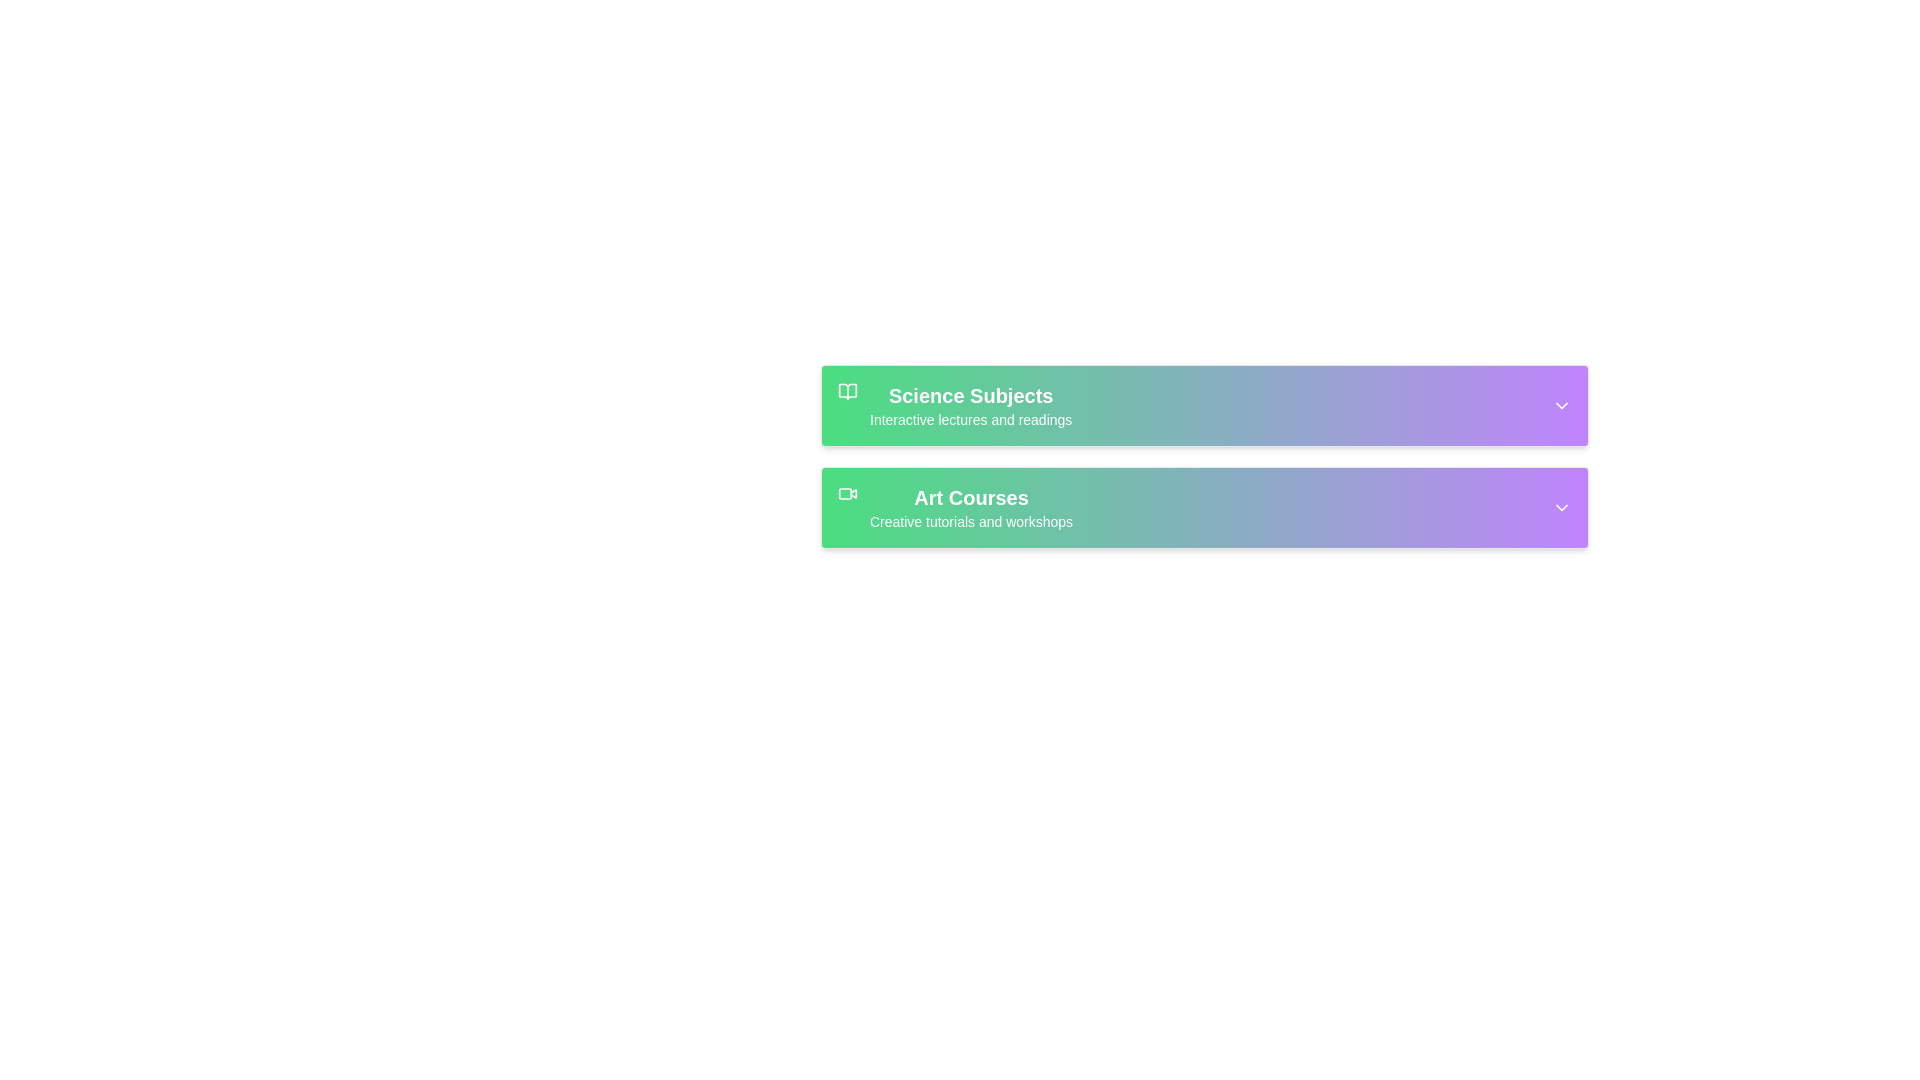 The height and width of the screenshot is (1080, 1920). What do you see at coordinates (848, 392) in the screenshot?
I see `the open book icon on the green background, located to the left of the 'Science Subjects' section above the text 'Interactive lectures and readings'` at bounding box center [848, 392].